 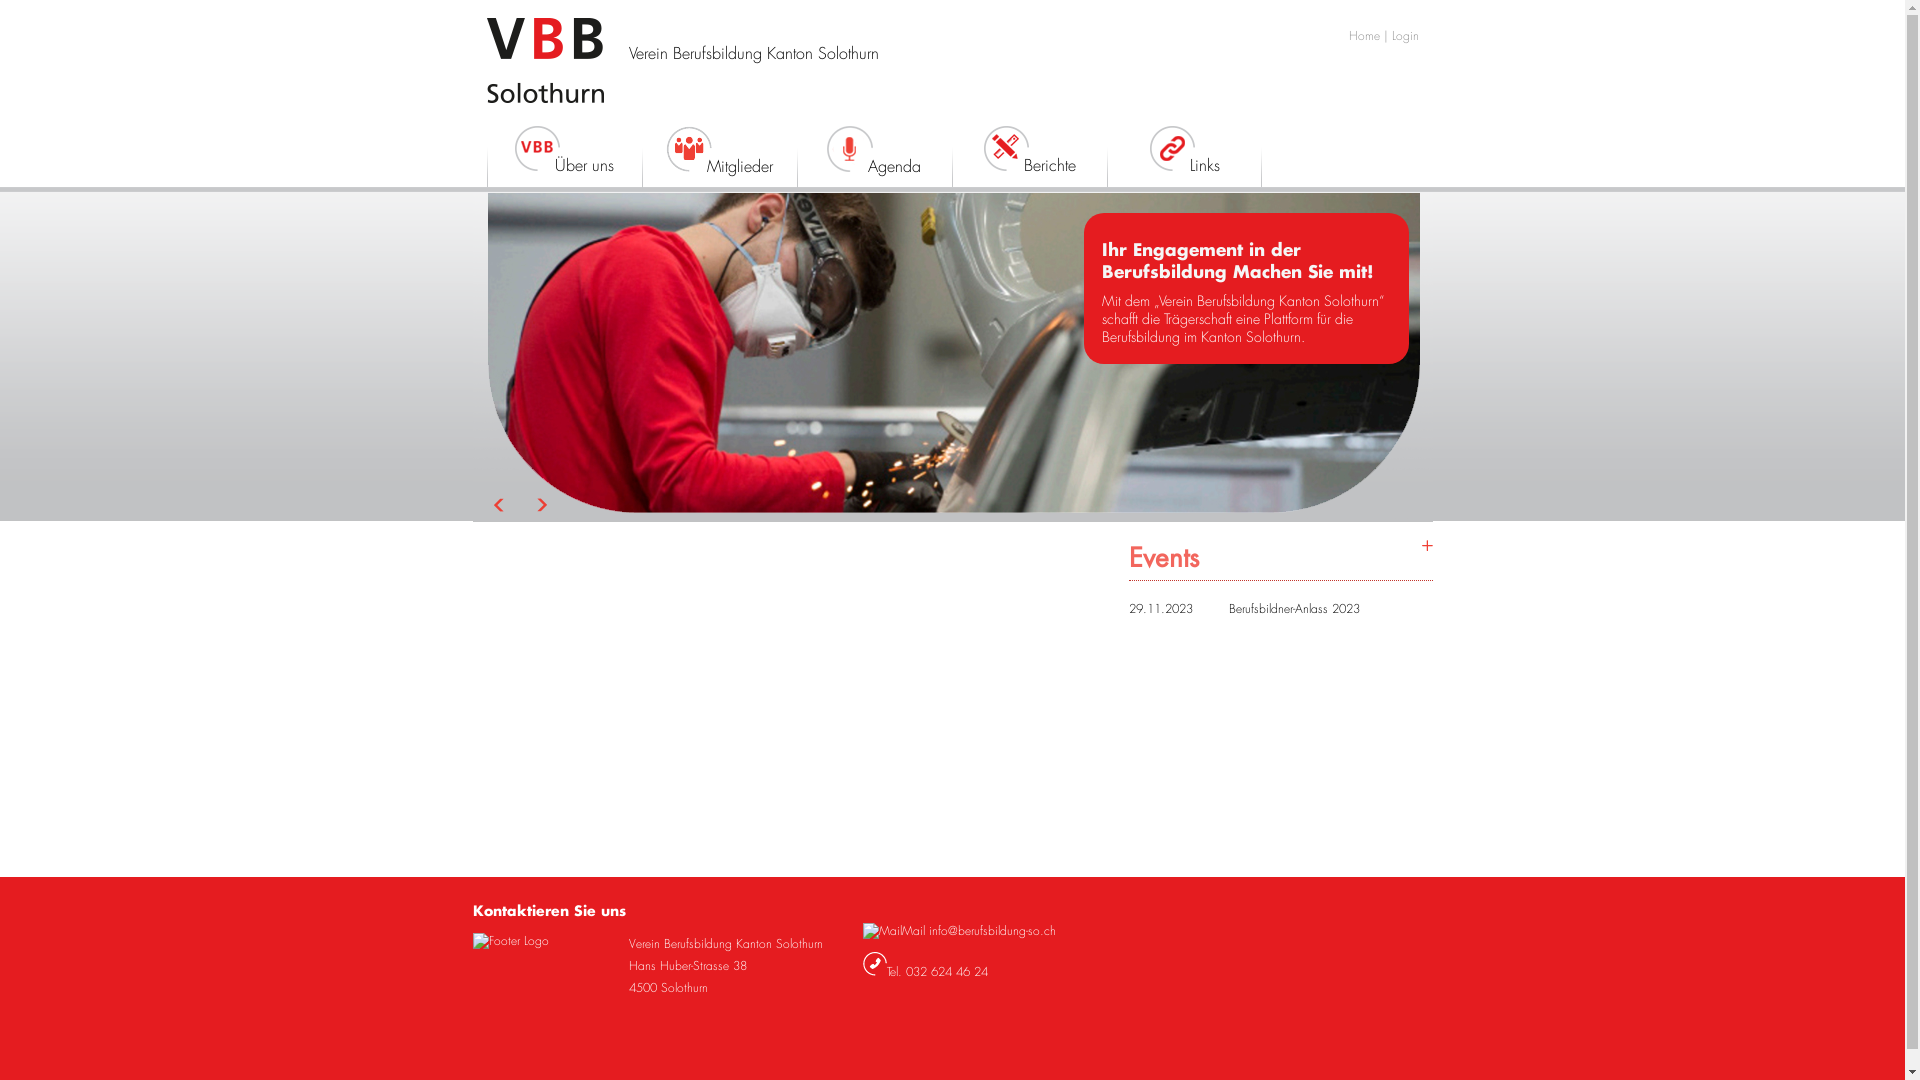 What do you see at coordinates (1183, 157) in the screenshot?
I see `'Links'` at bounding box center [1183, 157].